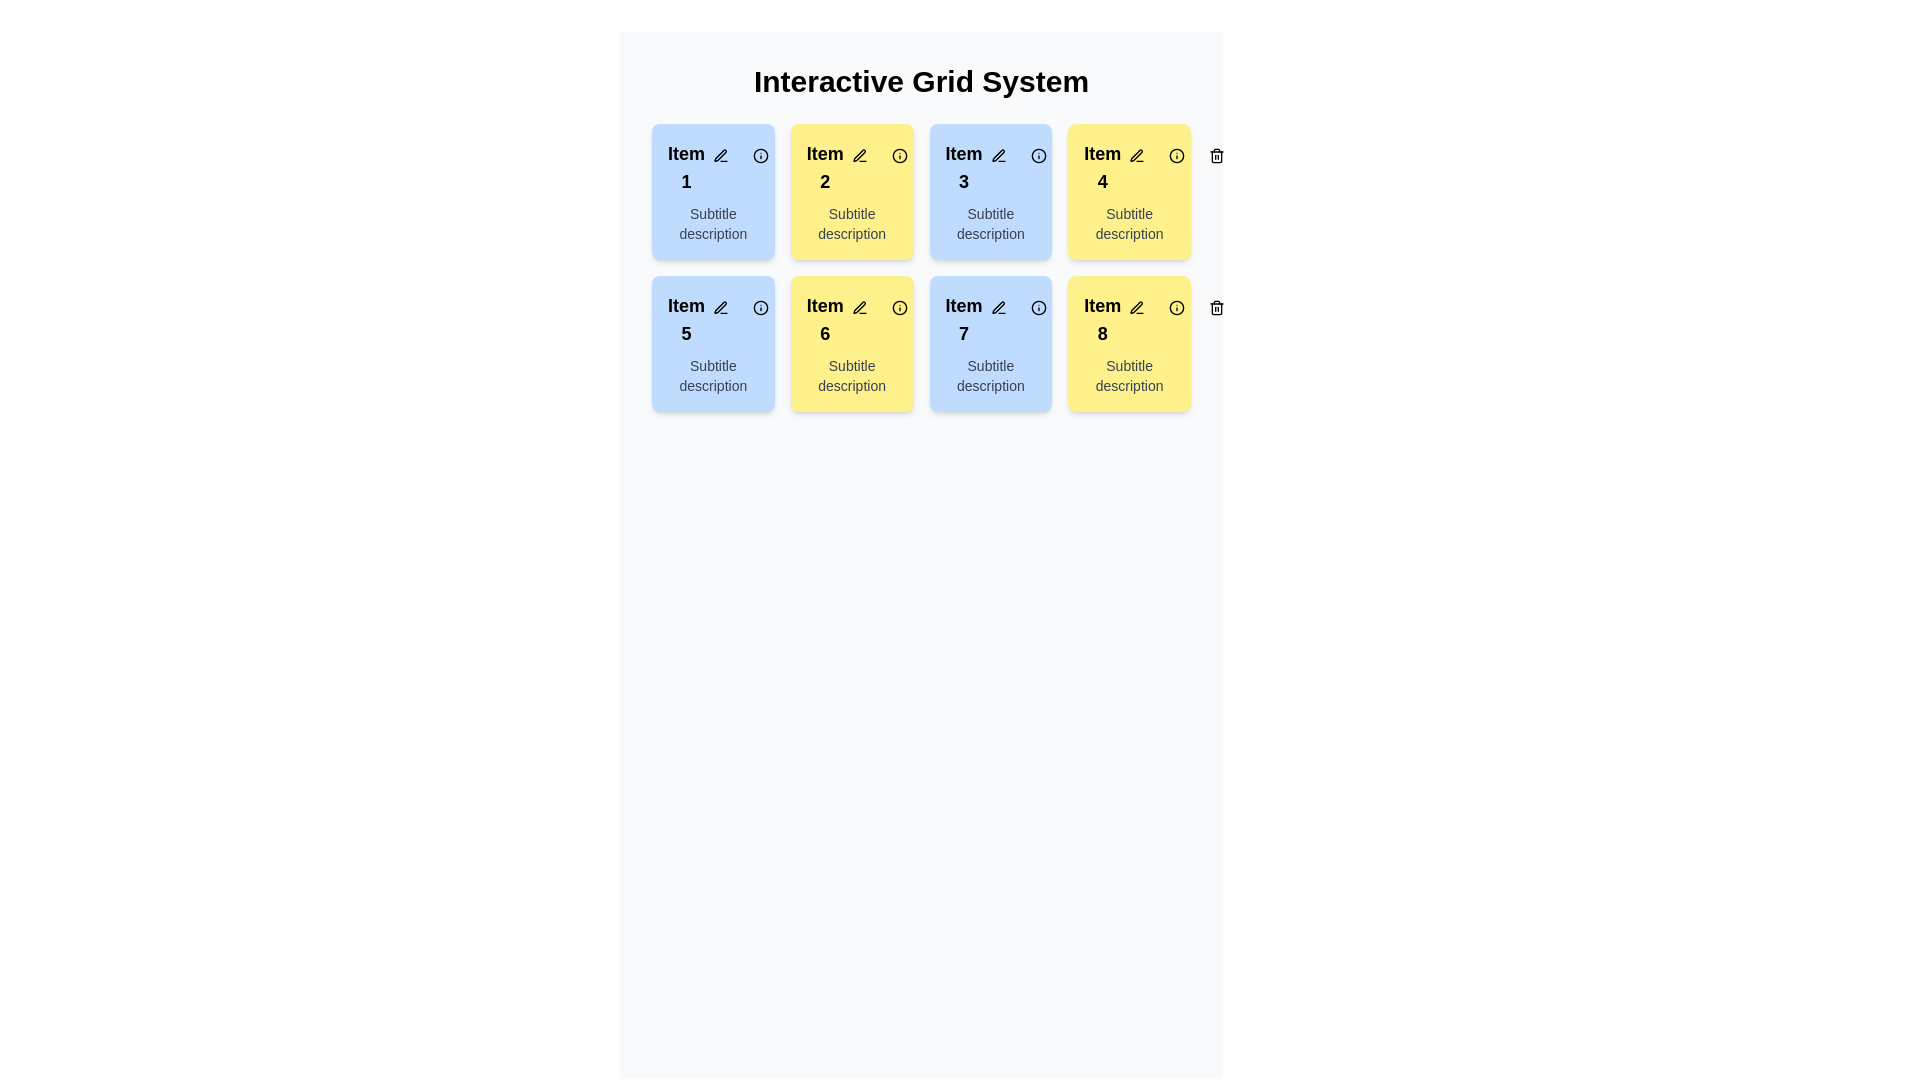 This screenshot has width=1920, height=1080. What do you see at coordinates (1129, 167) in the screenshot?
I see `text label displaying 'Item 4', which is bold and positioned prominently as the main label of the fourth card in the grid` at bounding box center [1129, 167].